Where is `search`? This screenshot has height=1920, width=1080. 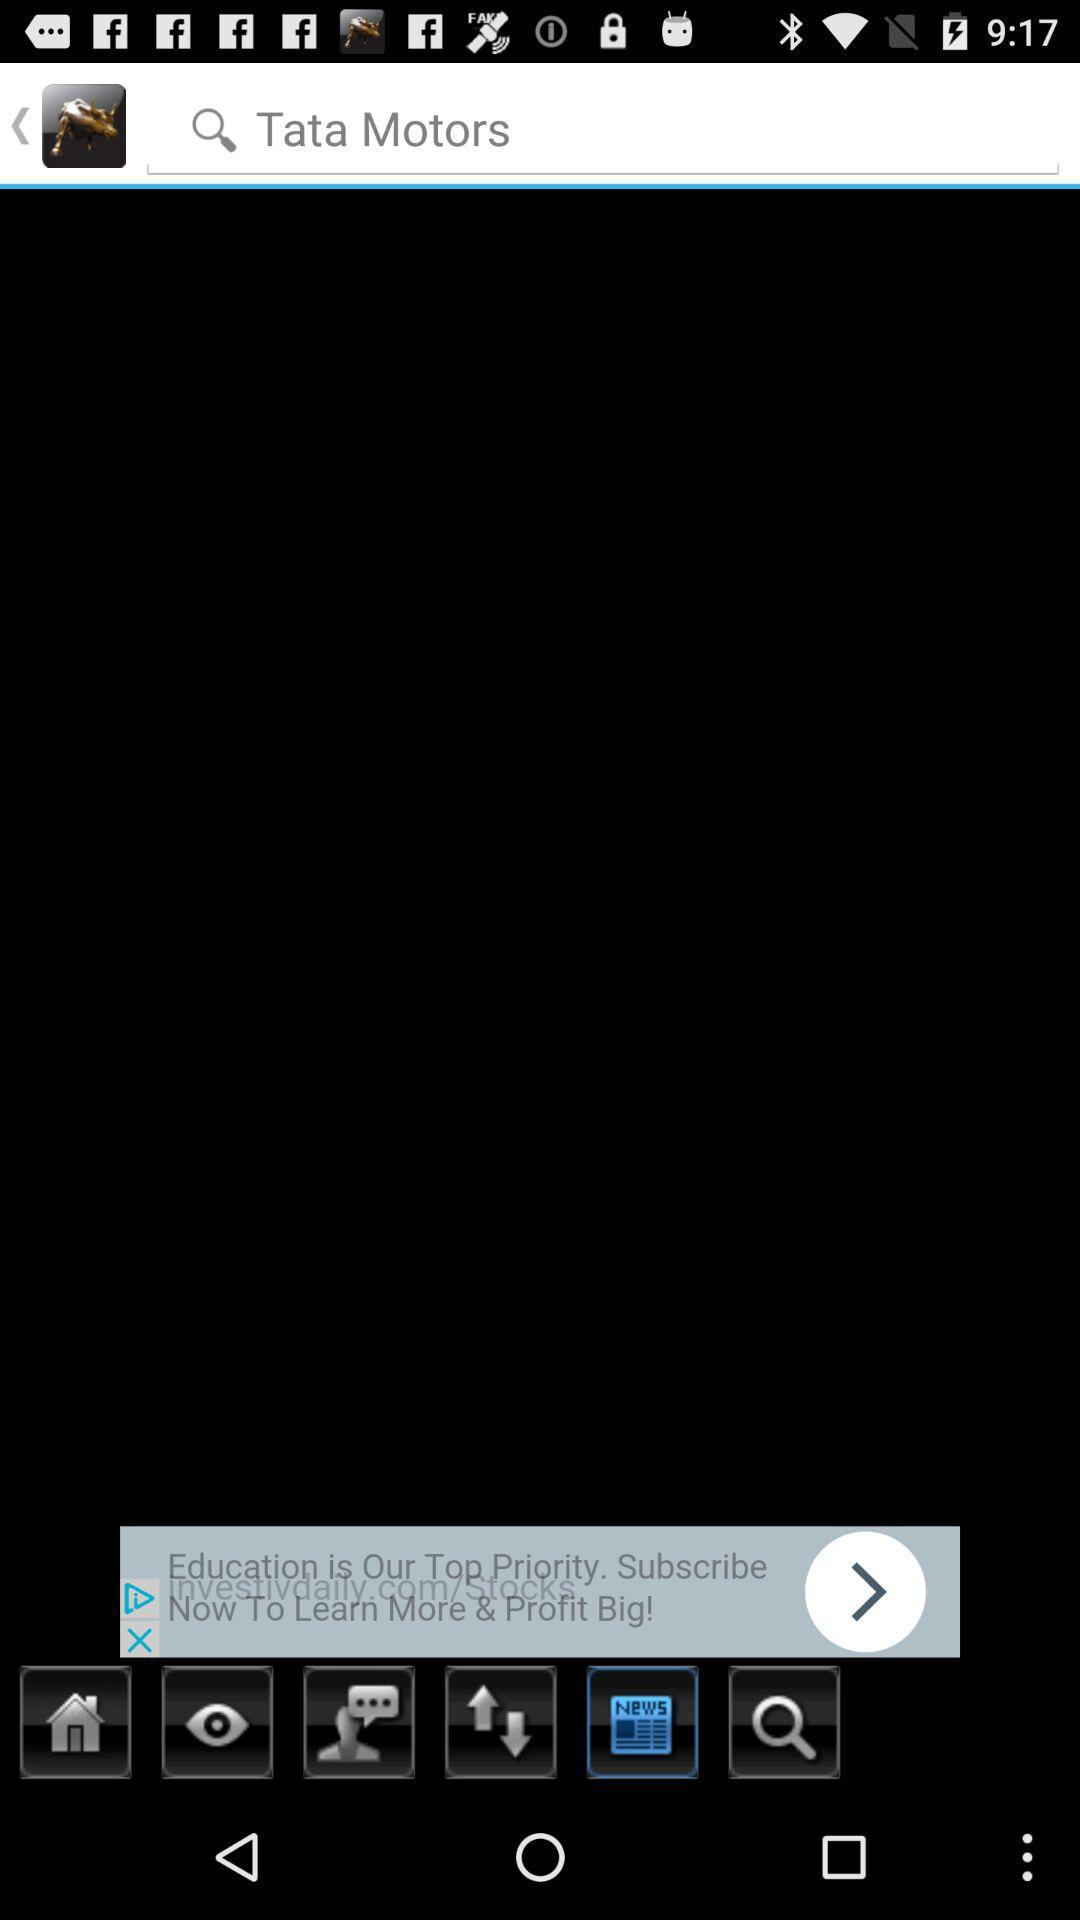 search is located at coordinates (602, 122).